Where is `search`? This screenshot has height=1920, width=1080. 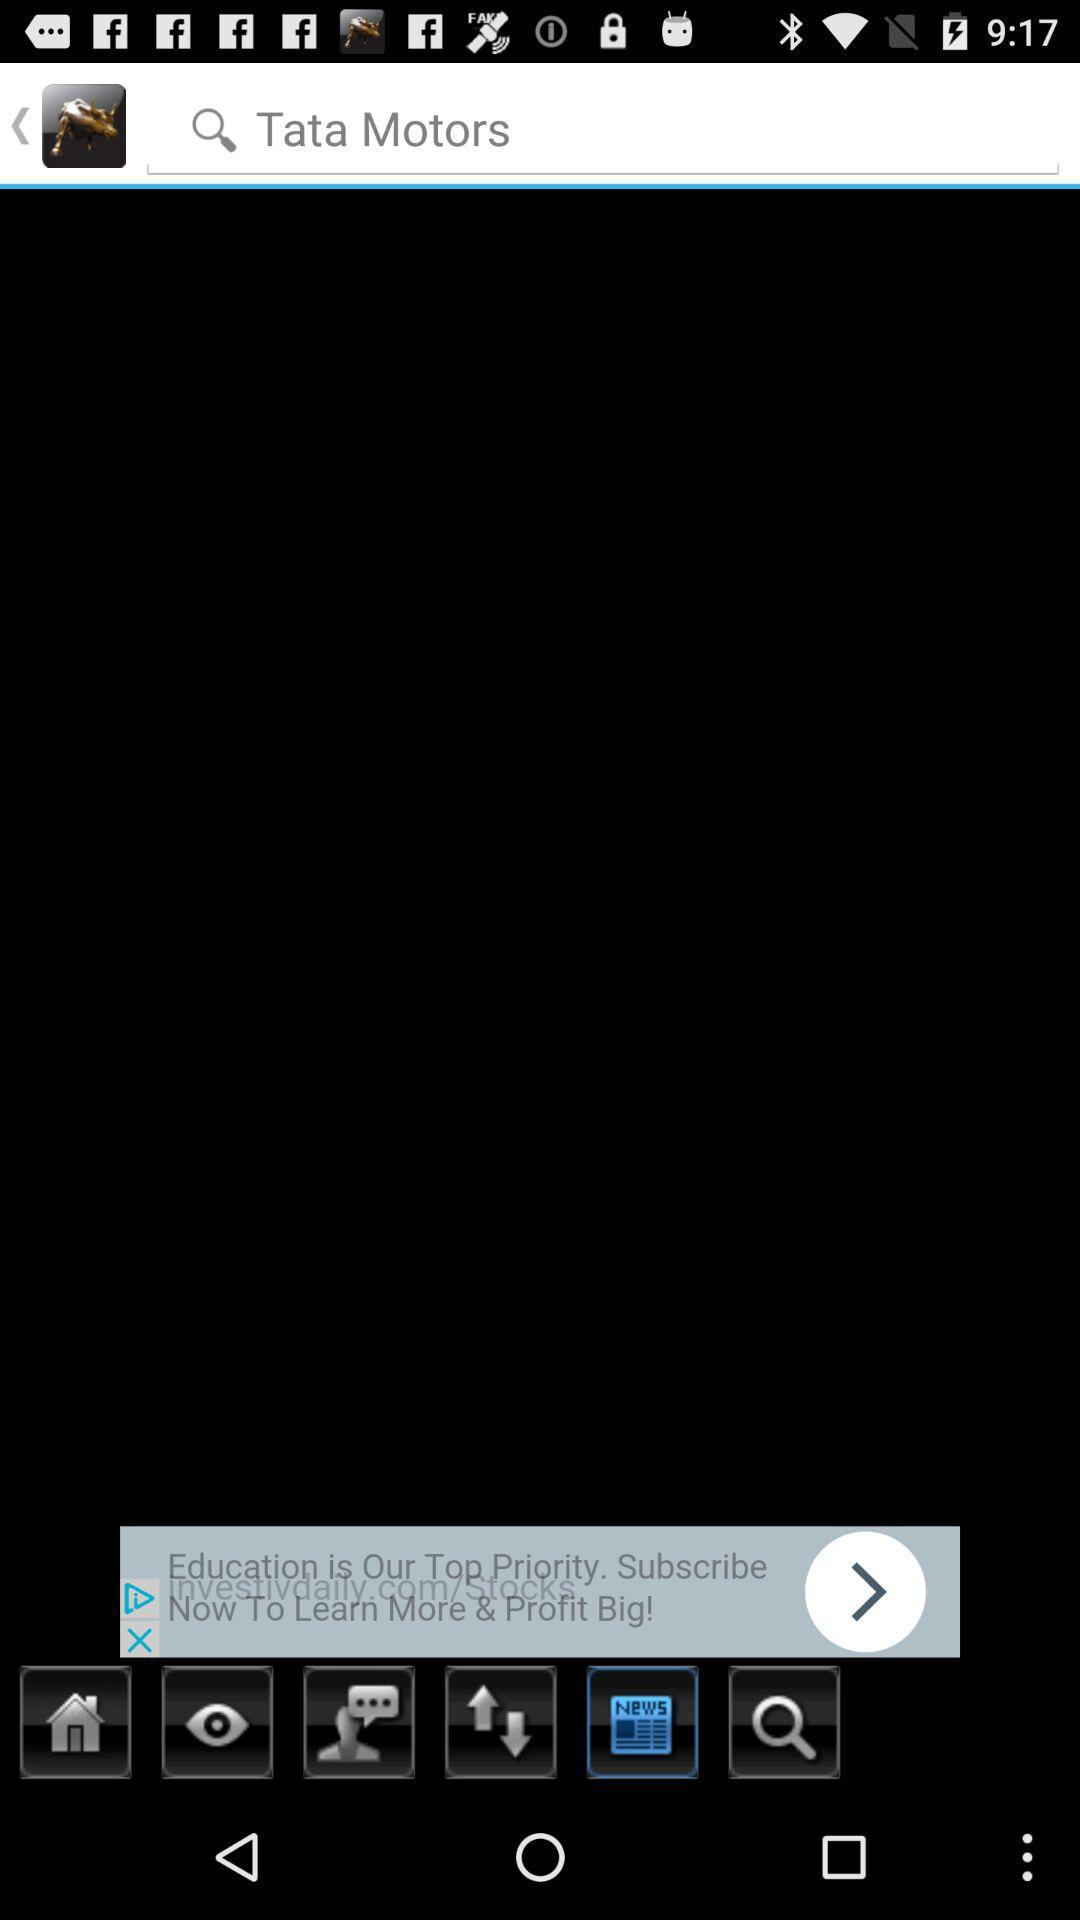 search is located at coordinates (602, 122).